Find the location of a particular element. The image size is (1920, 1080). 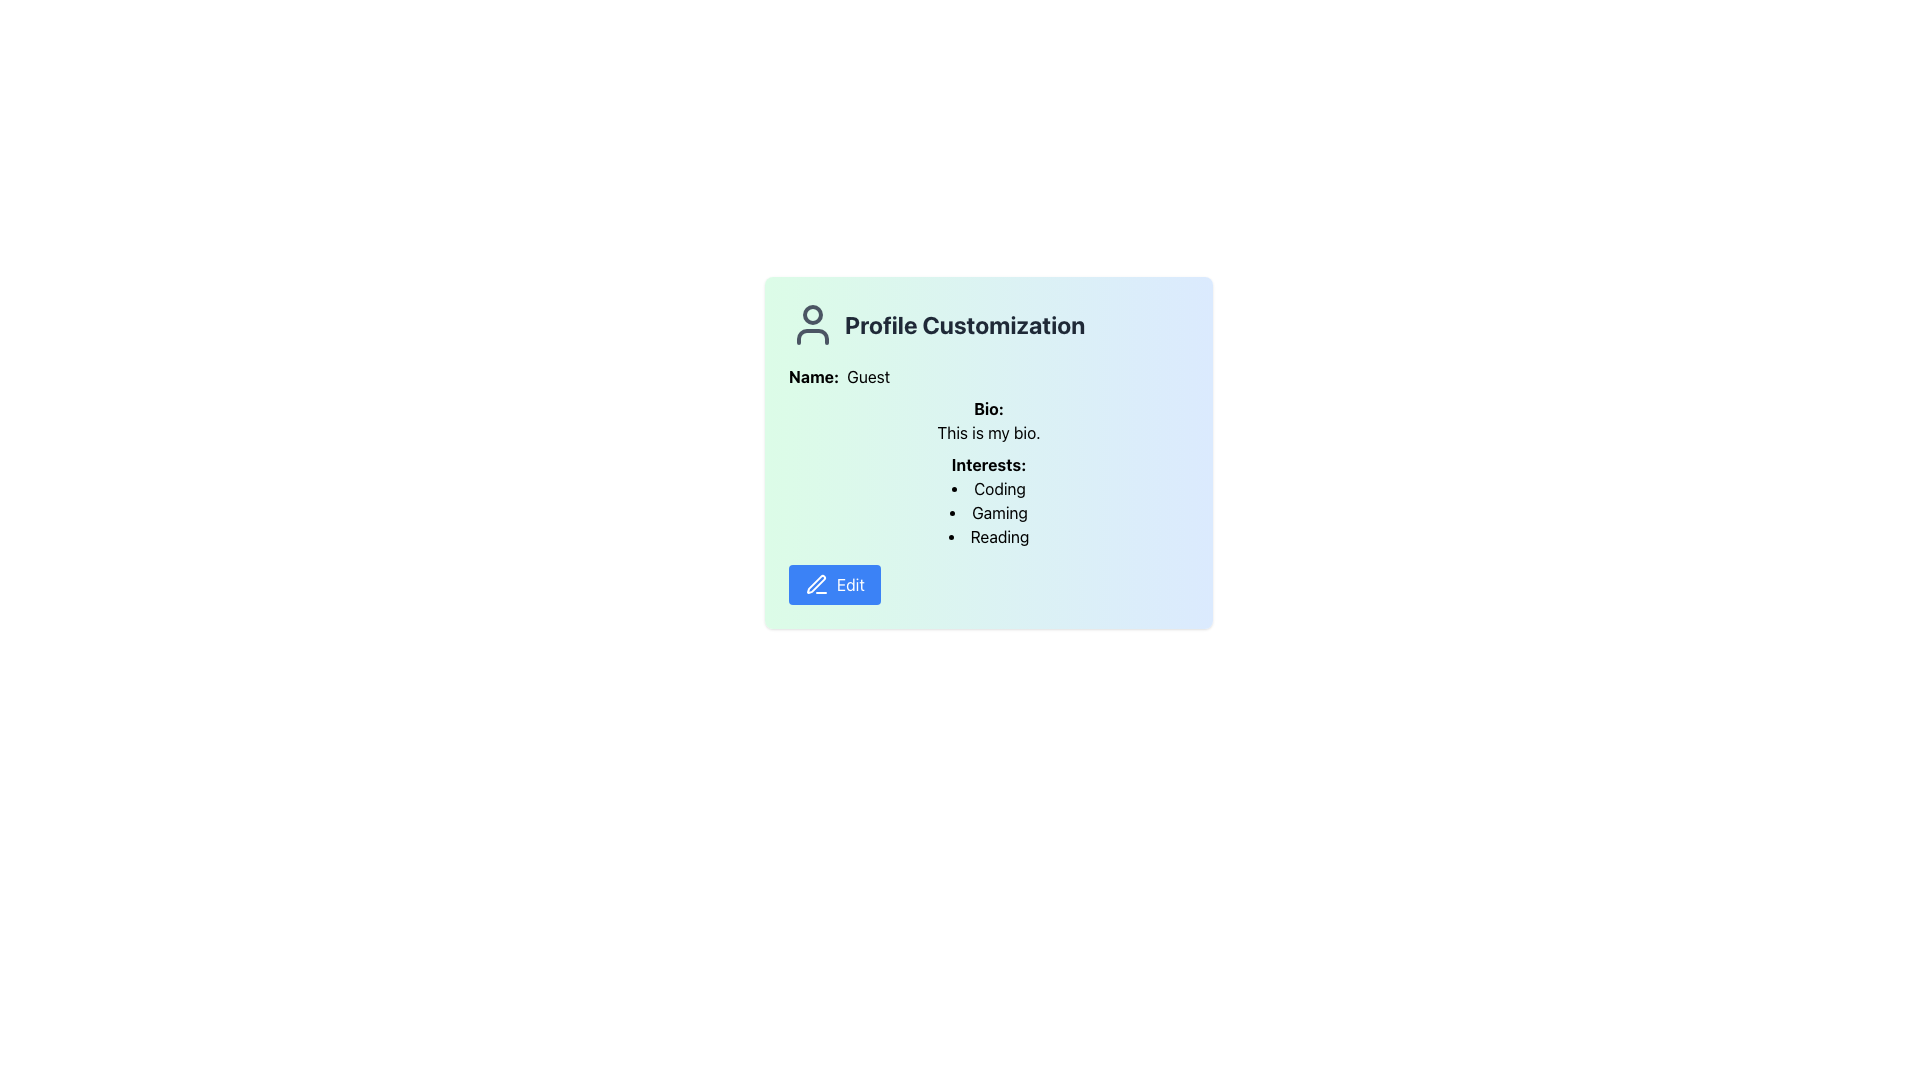

the edit icon located in the blue button at the bottom-left corner of the profile customization card, which symbolizes the action of editing profile information is located at coordinates (816, 584).